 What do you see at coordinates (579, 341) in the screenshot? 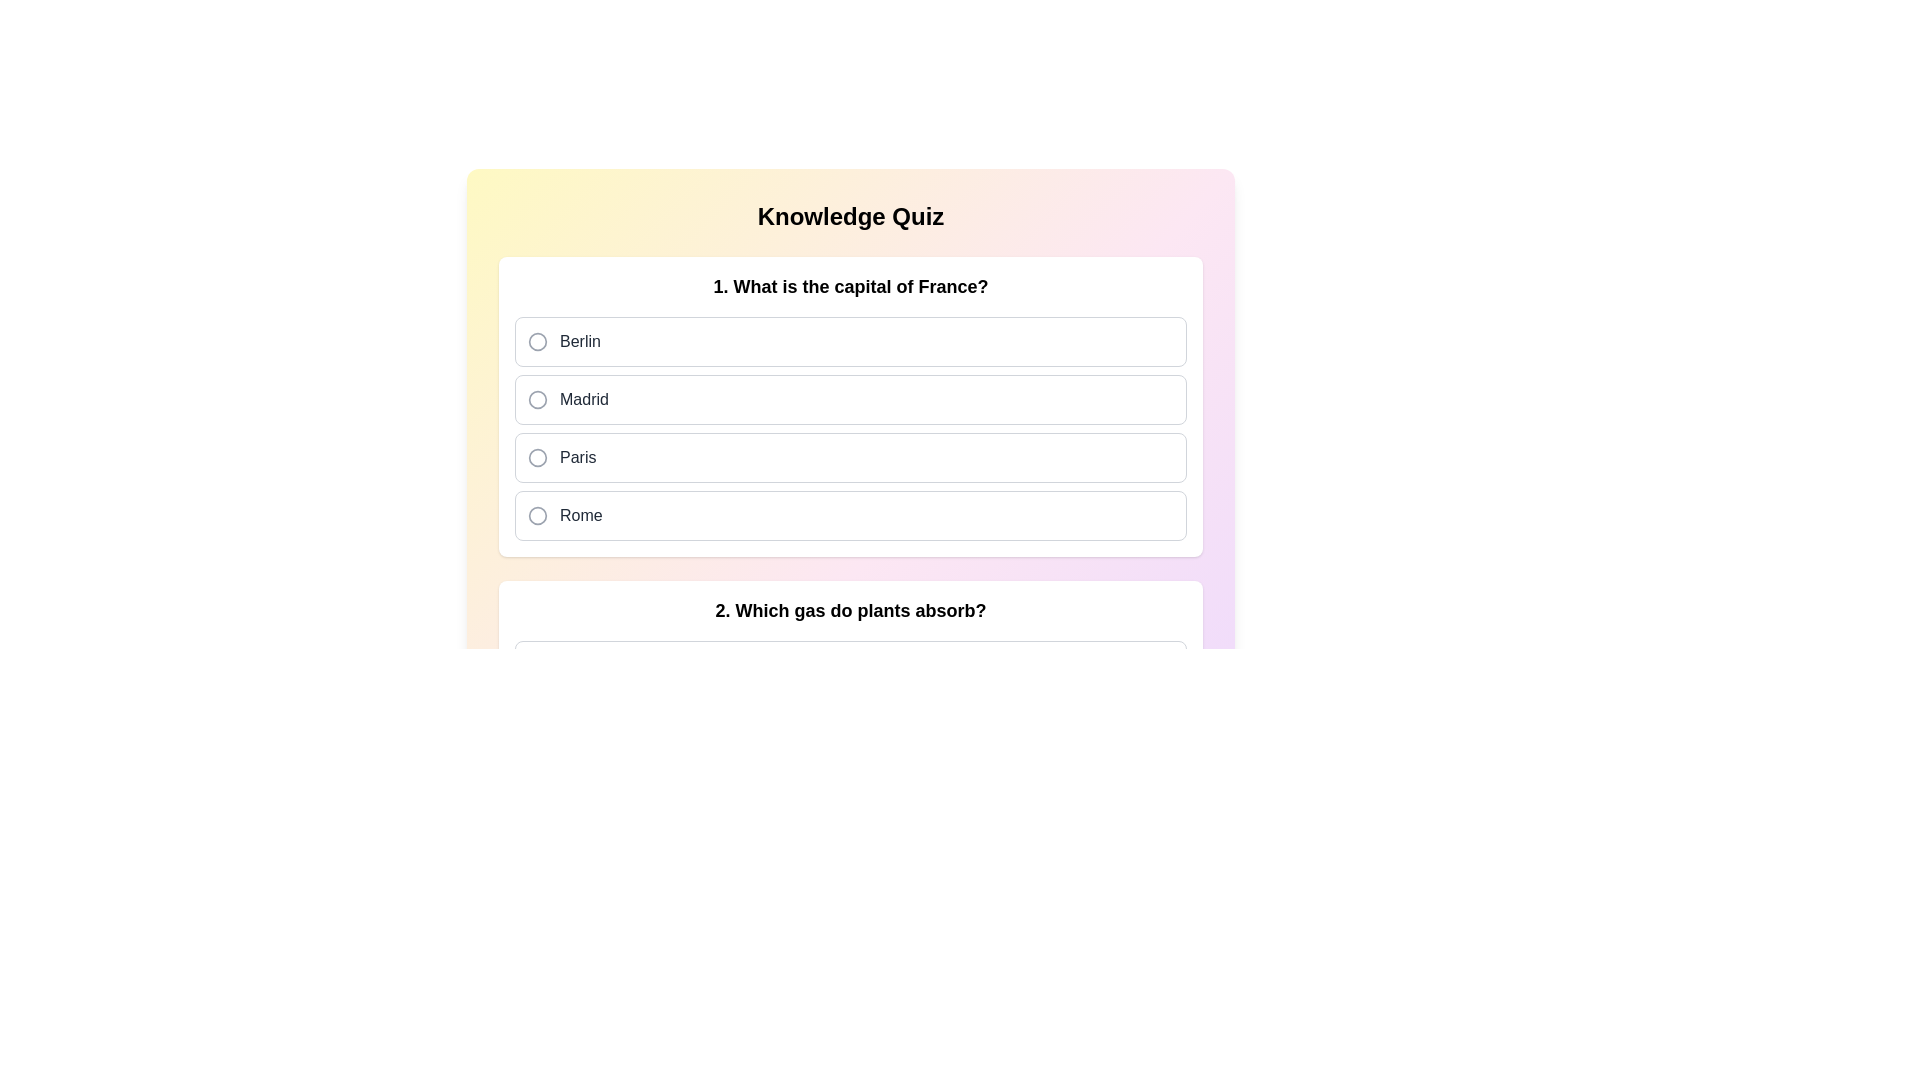
I see `text of the first selectable option label for the question 'What is the capital of France?'` at bounding box center [579, 341].